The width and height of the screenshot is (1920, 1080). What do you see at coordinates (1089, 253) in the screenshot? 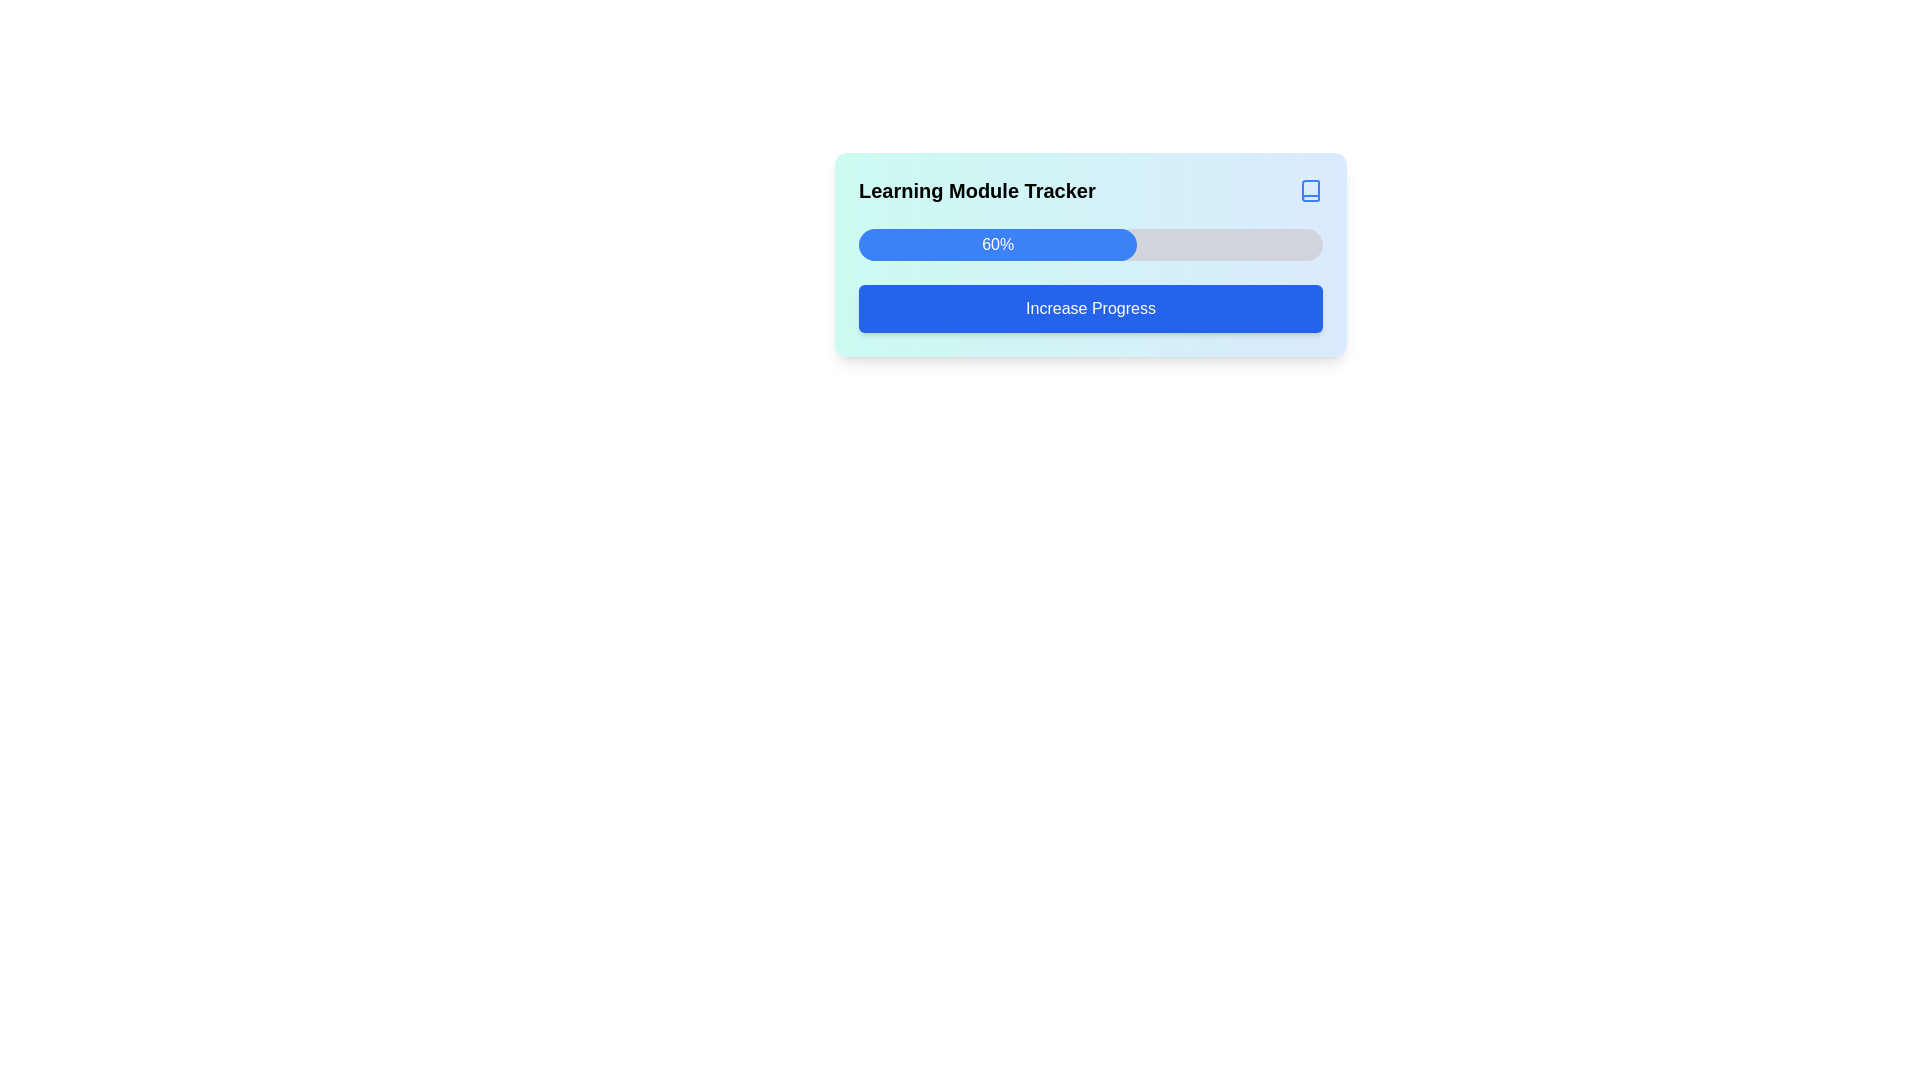
I see `the progress value displayed on the progress bar indicating 60% completion, which is visually represented by a blue foreground on a gray background` at bounding box center [1089, 253].